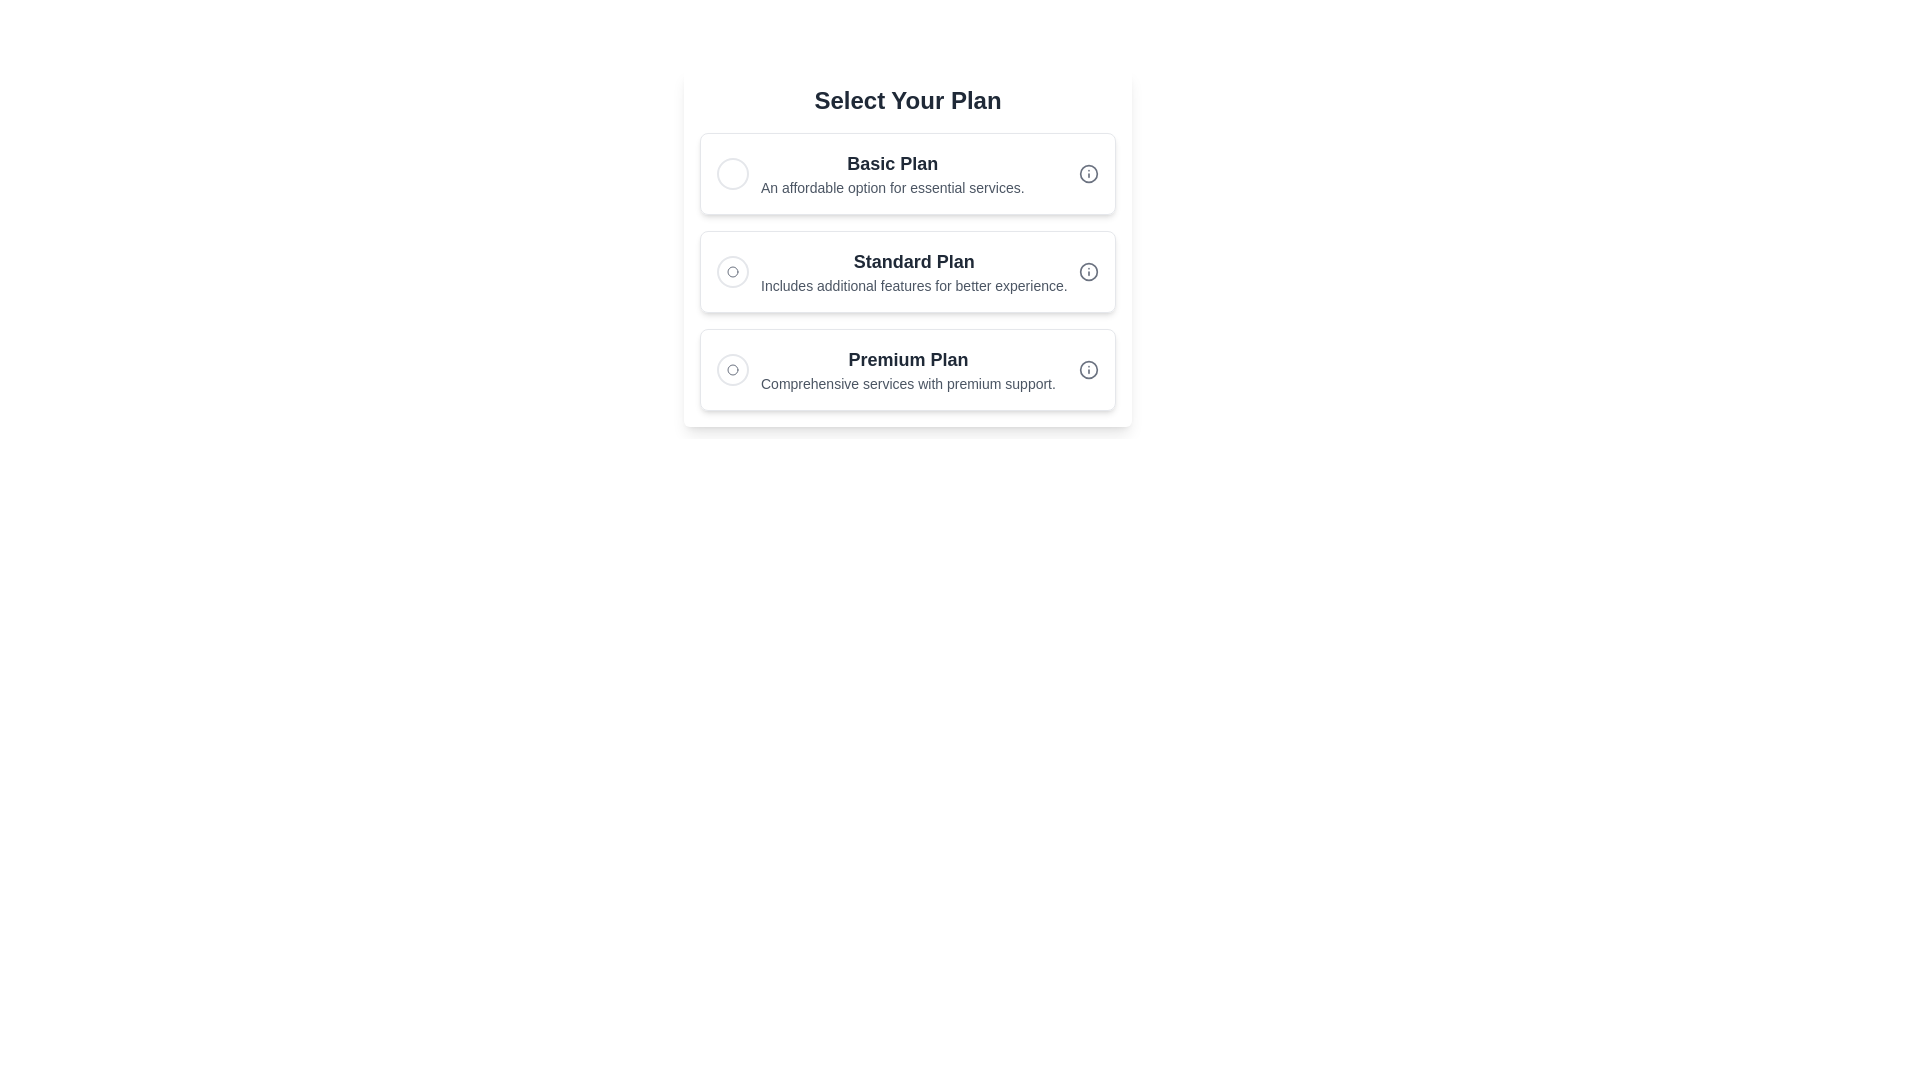 The height and width of the screenshot is (1080, 1920). I want to click on the 'Basic Plan' selectable card, which is the first option in the list of three cards below the heading 'Select Your Plan', so click(906, 172).